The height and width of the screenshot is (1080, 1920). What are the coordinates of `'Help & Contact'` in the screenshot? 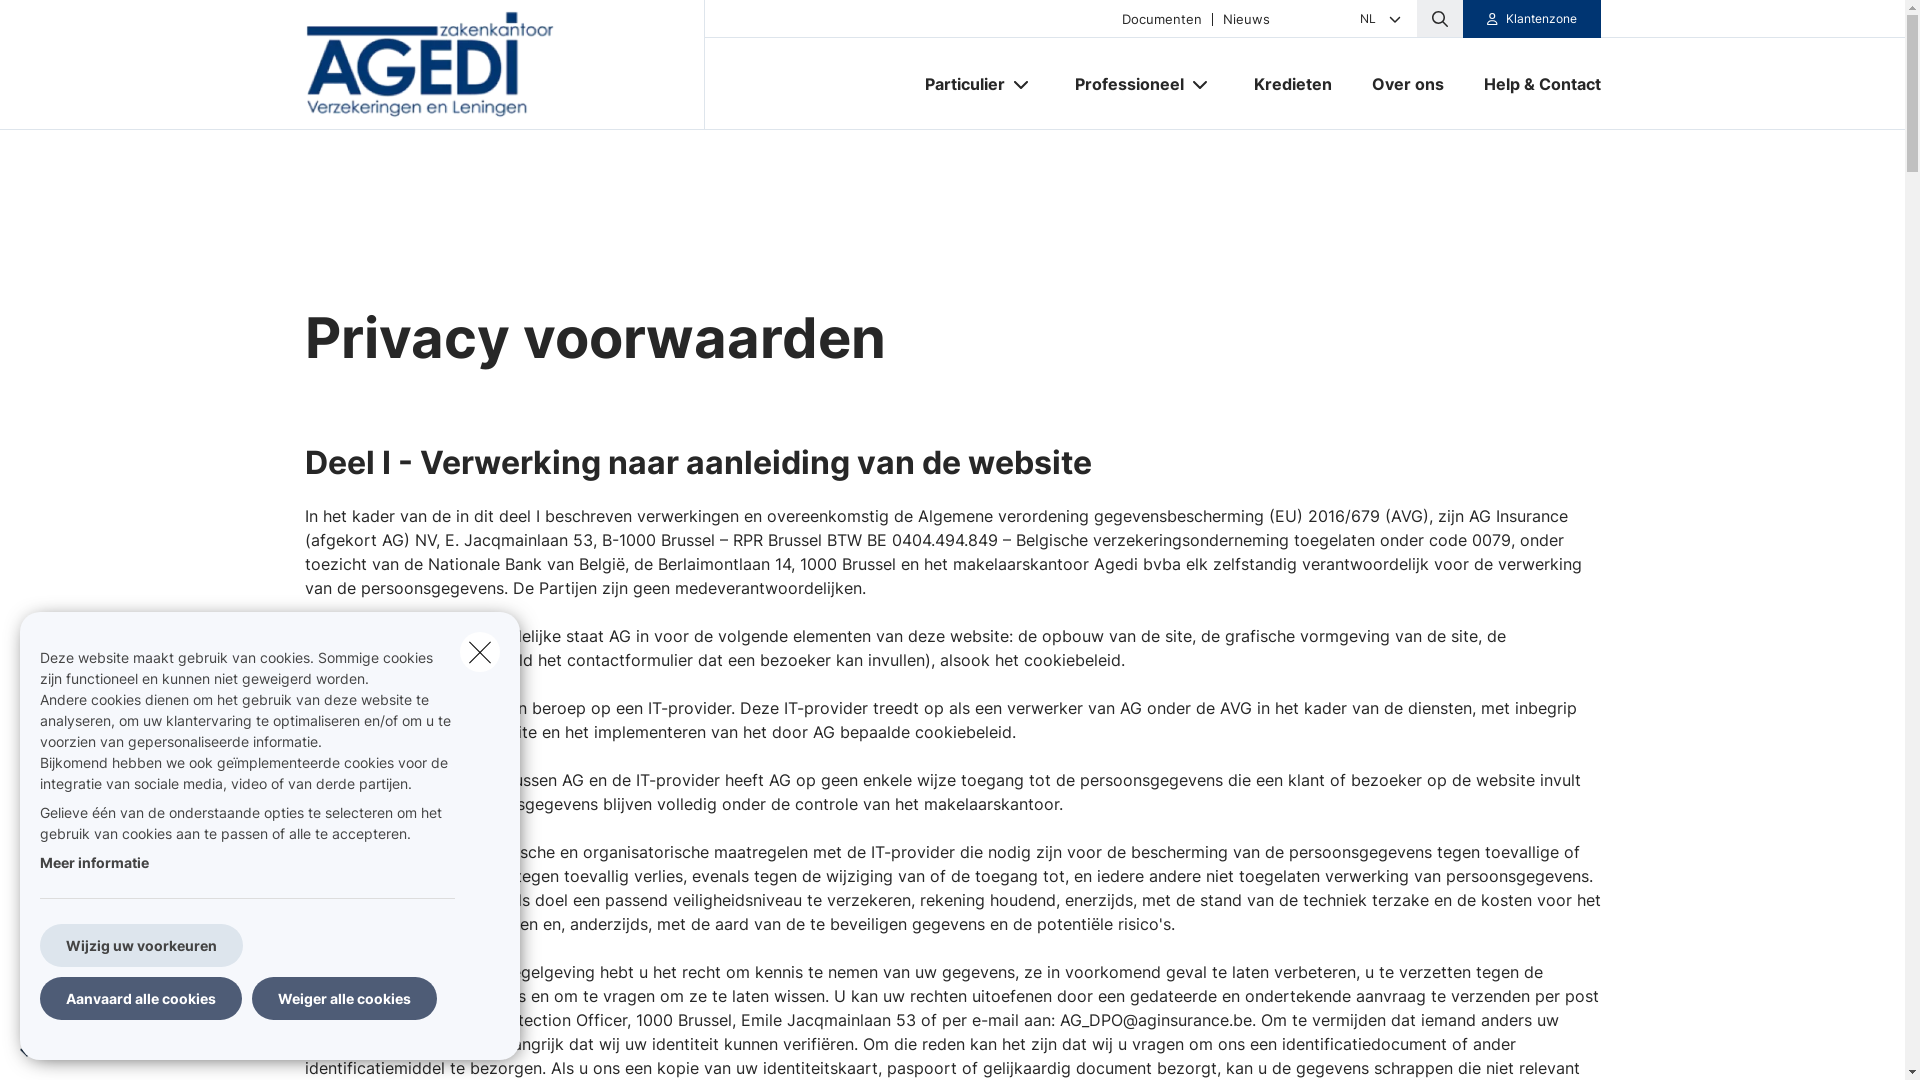 It's located at (1531, 83).